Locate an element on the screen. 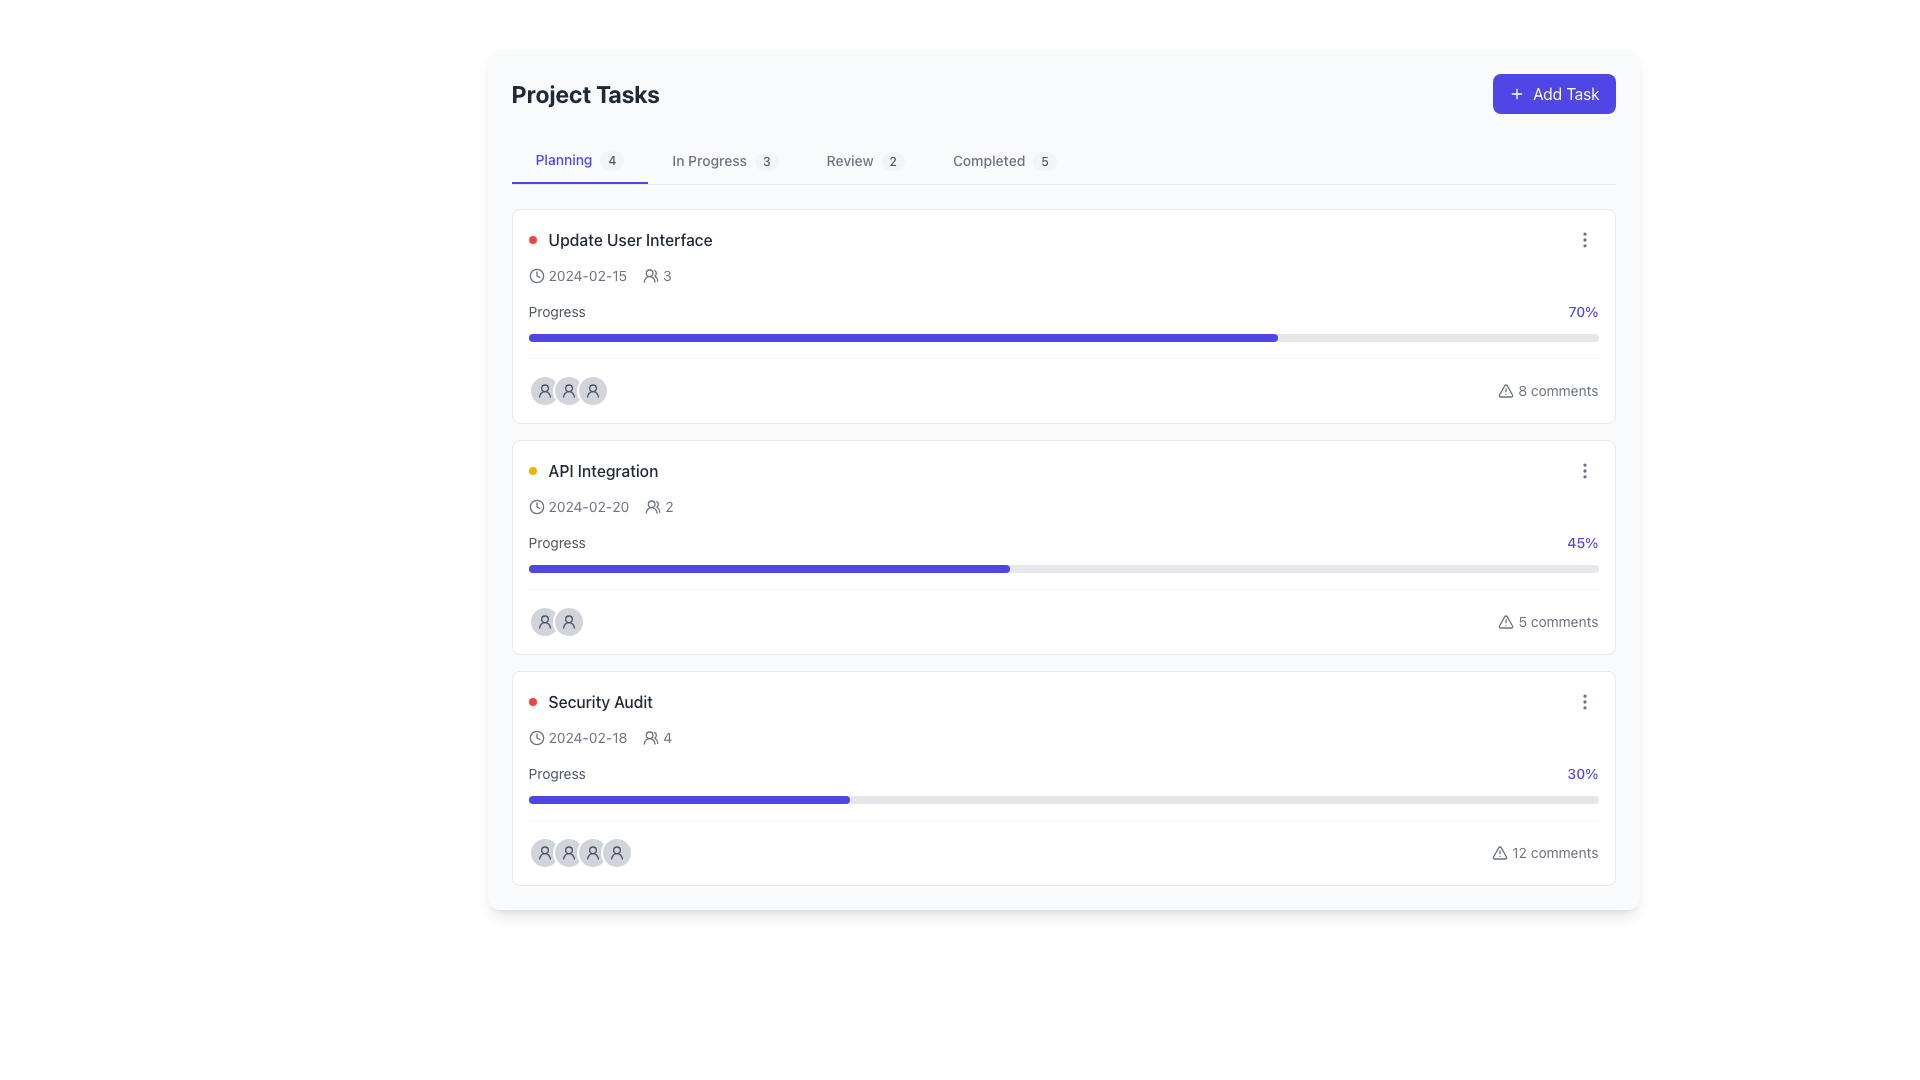 Image resolution: width=1920 pixels, height=1080 pixels. the Overflow menu button located at the far right side of the 'API Integration' task row is located at coordinates (1583, 470).